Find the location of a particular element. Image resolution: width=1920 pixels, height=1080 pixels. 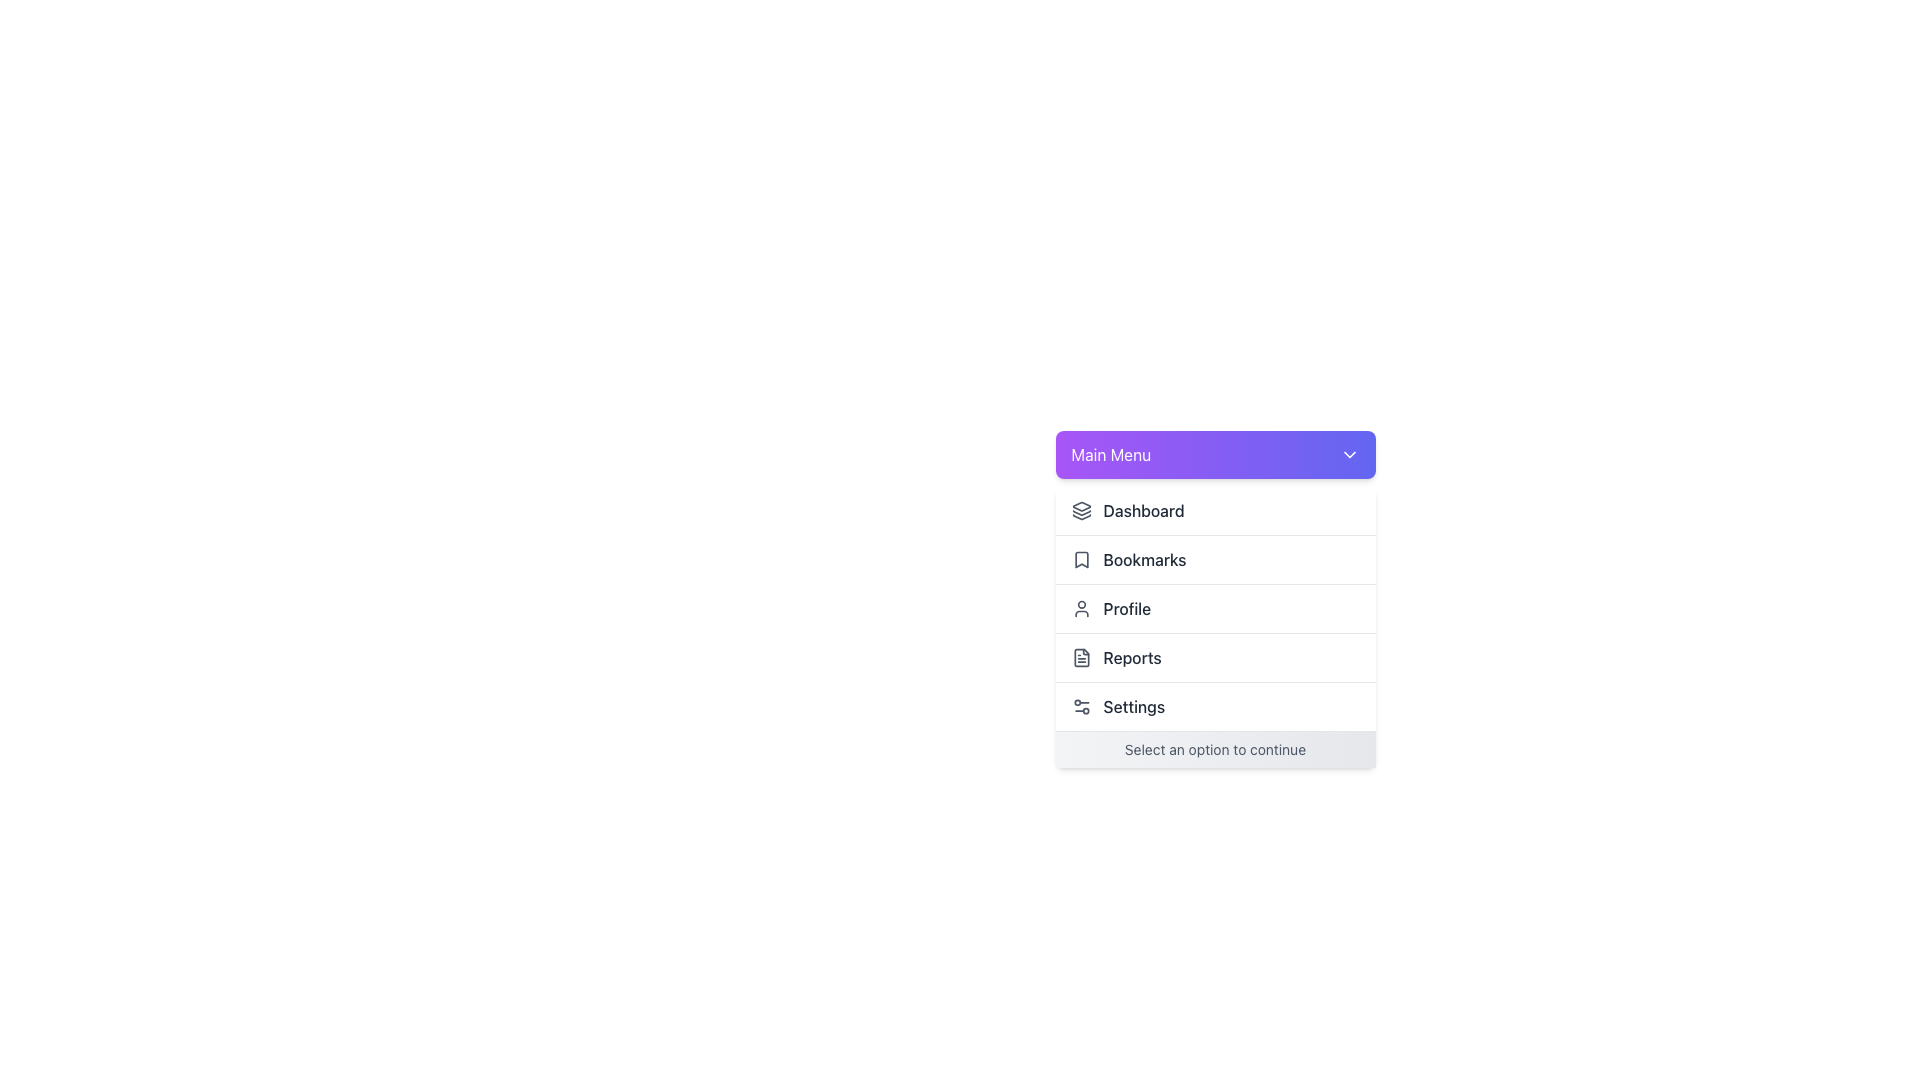

the 'Profile' menu option text located in the vertical navigation menu, which is the third item in the list next to the user icon is located at coordinates (1127, 608).